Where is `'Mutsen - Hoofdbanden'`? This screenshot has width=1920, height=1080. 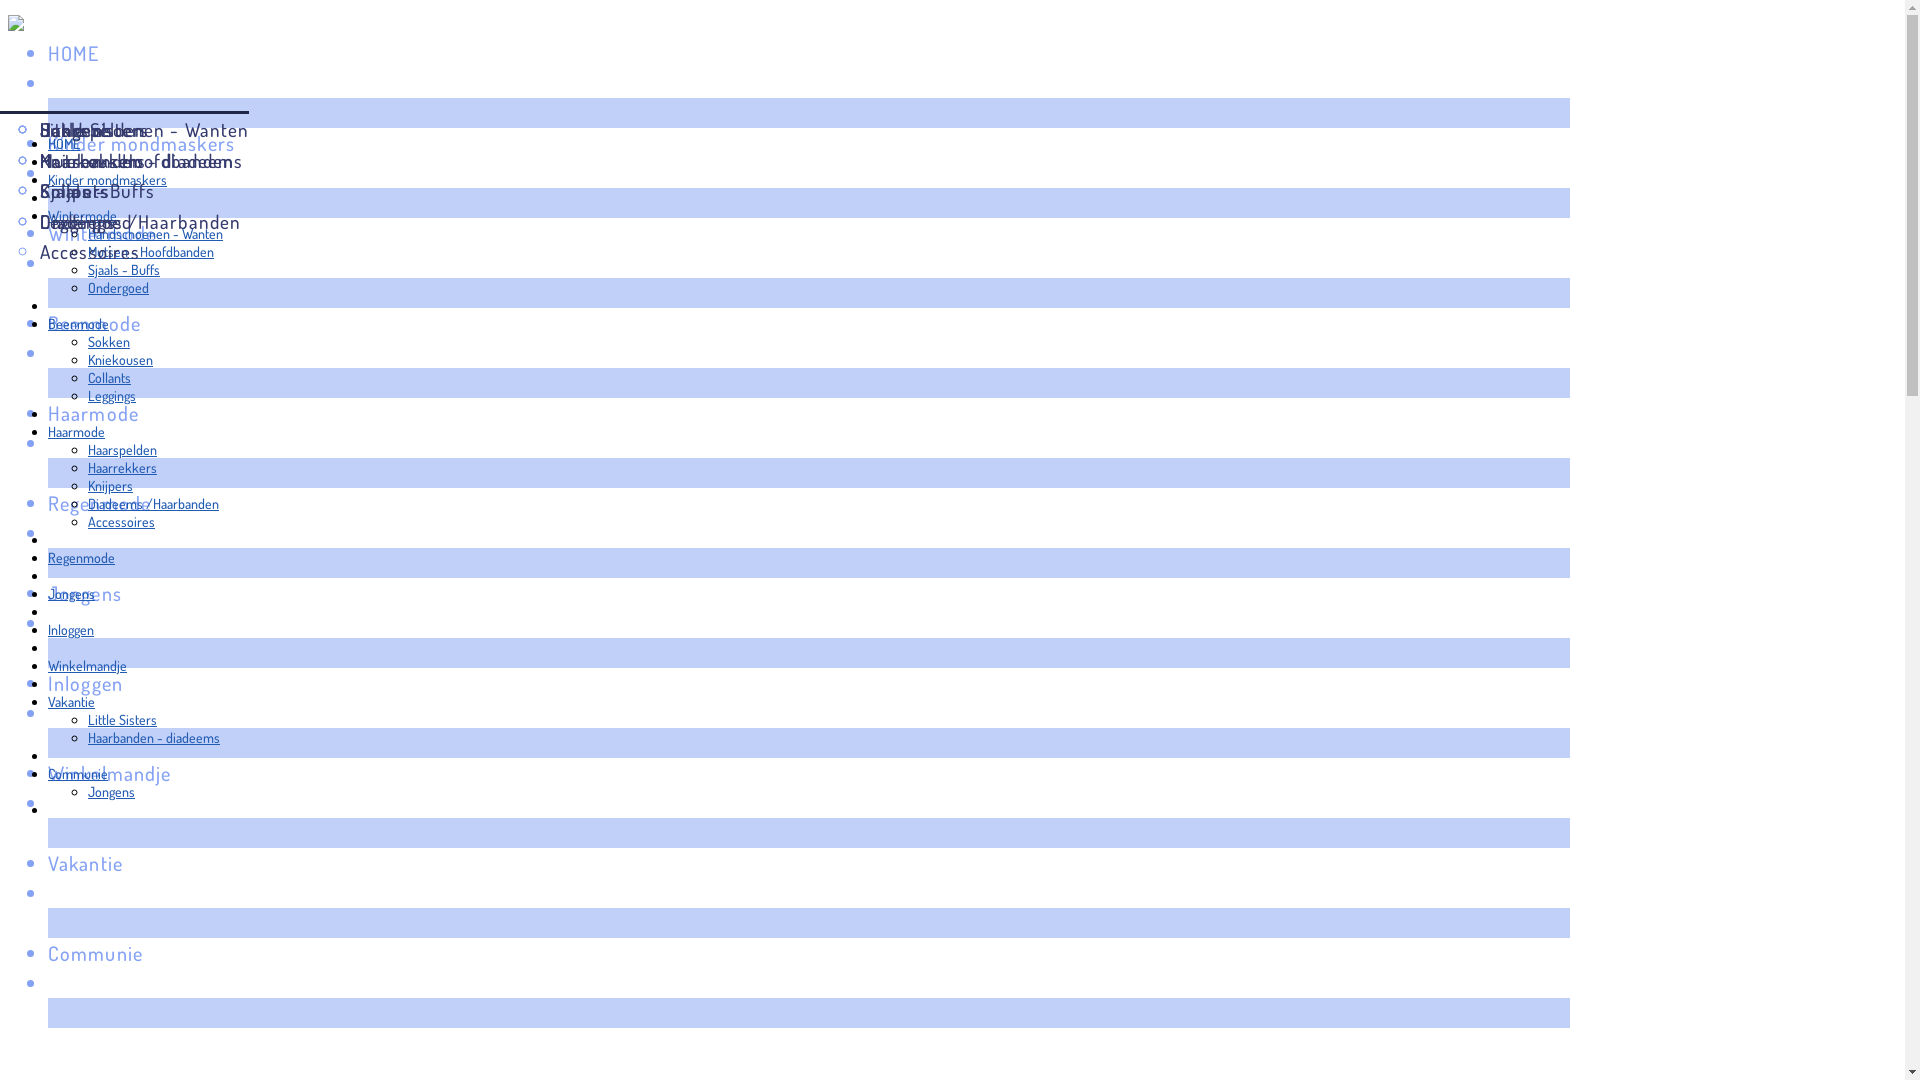
'Mutsen - Hoofdbanden' is located at coordinates (86, 250).